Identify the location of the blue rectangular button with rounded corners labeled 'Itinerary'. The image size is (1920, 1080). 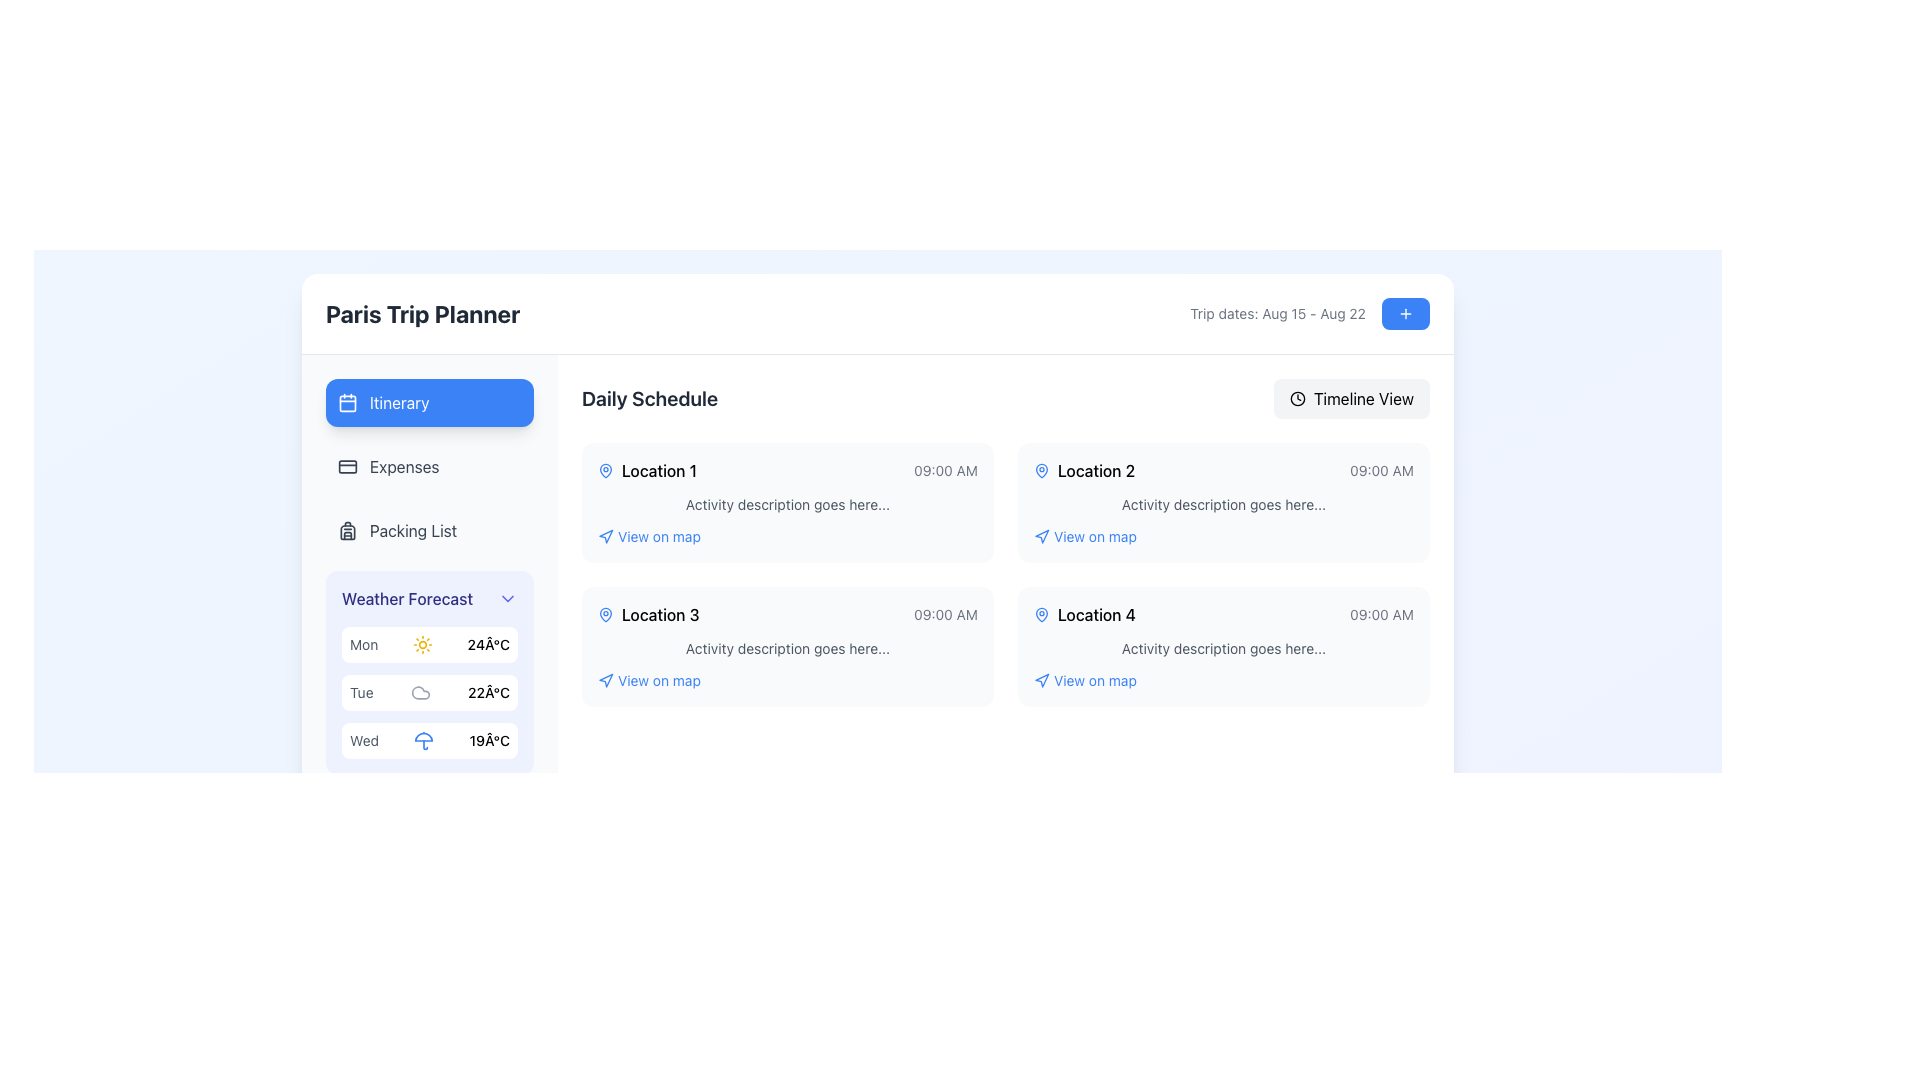
(429, 402).